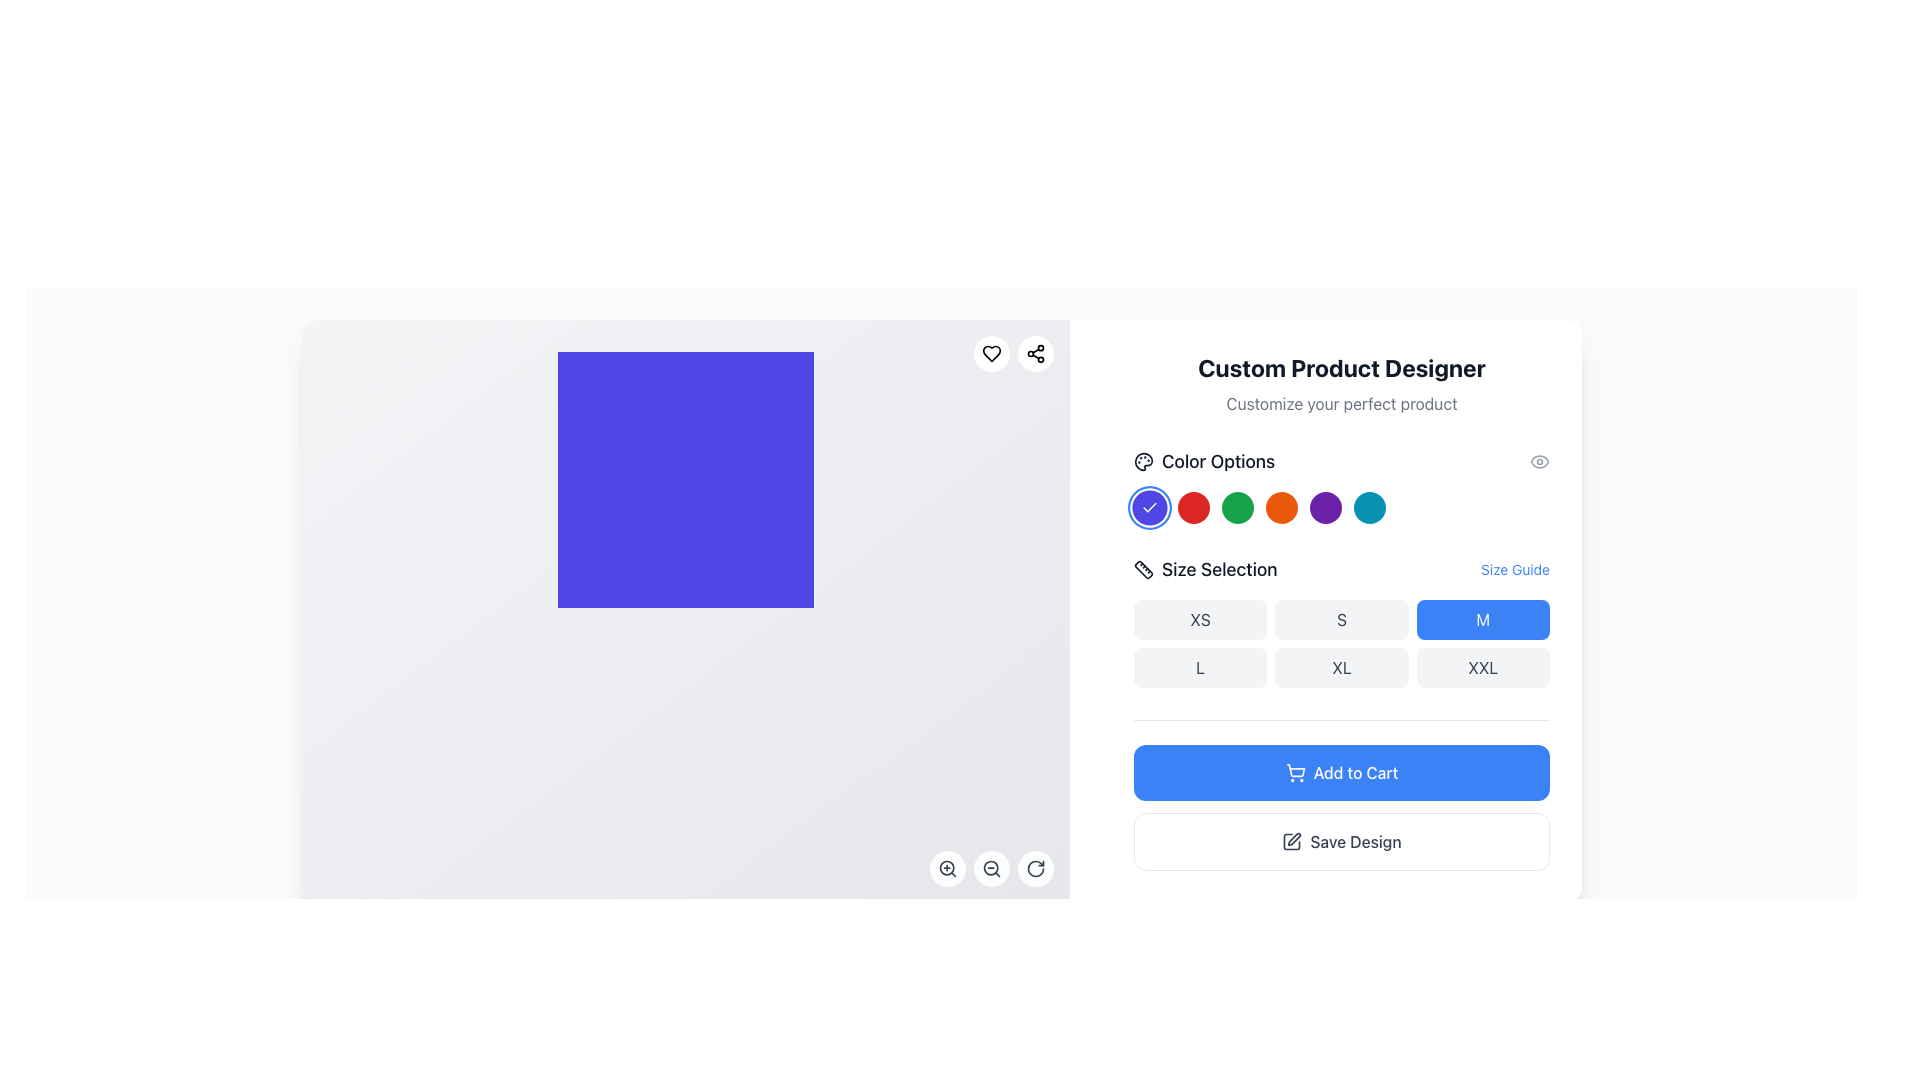 This screenshot has height=1080, width=1920. Describe the element at coordinates (992, 353) in the screenshot. I see `the heart icon, which is a minimalist heart shape representing 'like' or 'favorite', located near the top-left corner of the interface` at that location.